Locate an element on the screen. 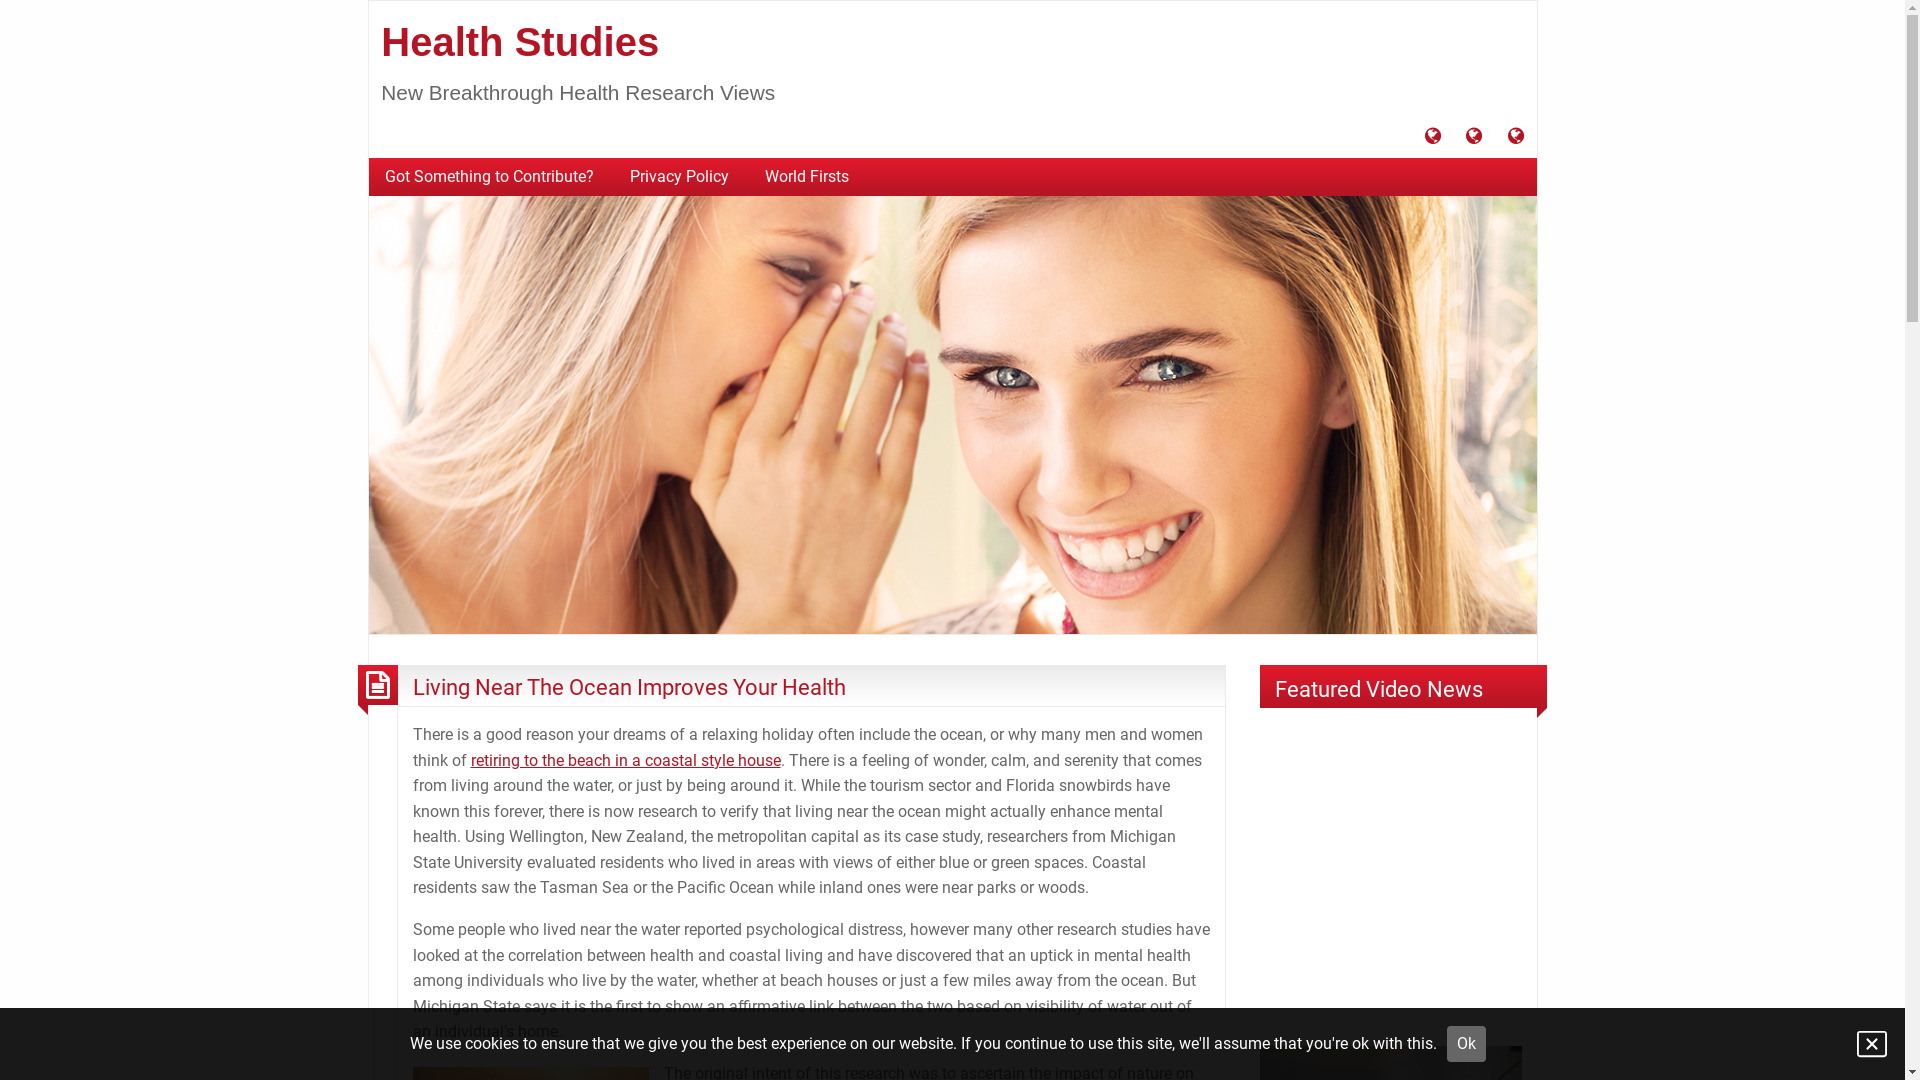 The image size is (1920, 1080). 'Health Studies' is located at coordinates (380, 42).